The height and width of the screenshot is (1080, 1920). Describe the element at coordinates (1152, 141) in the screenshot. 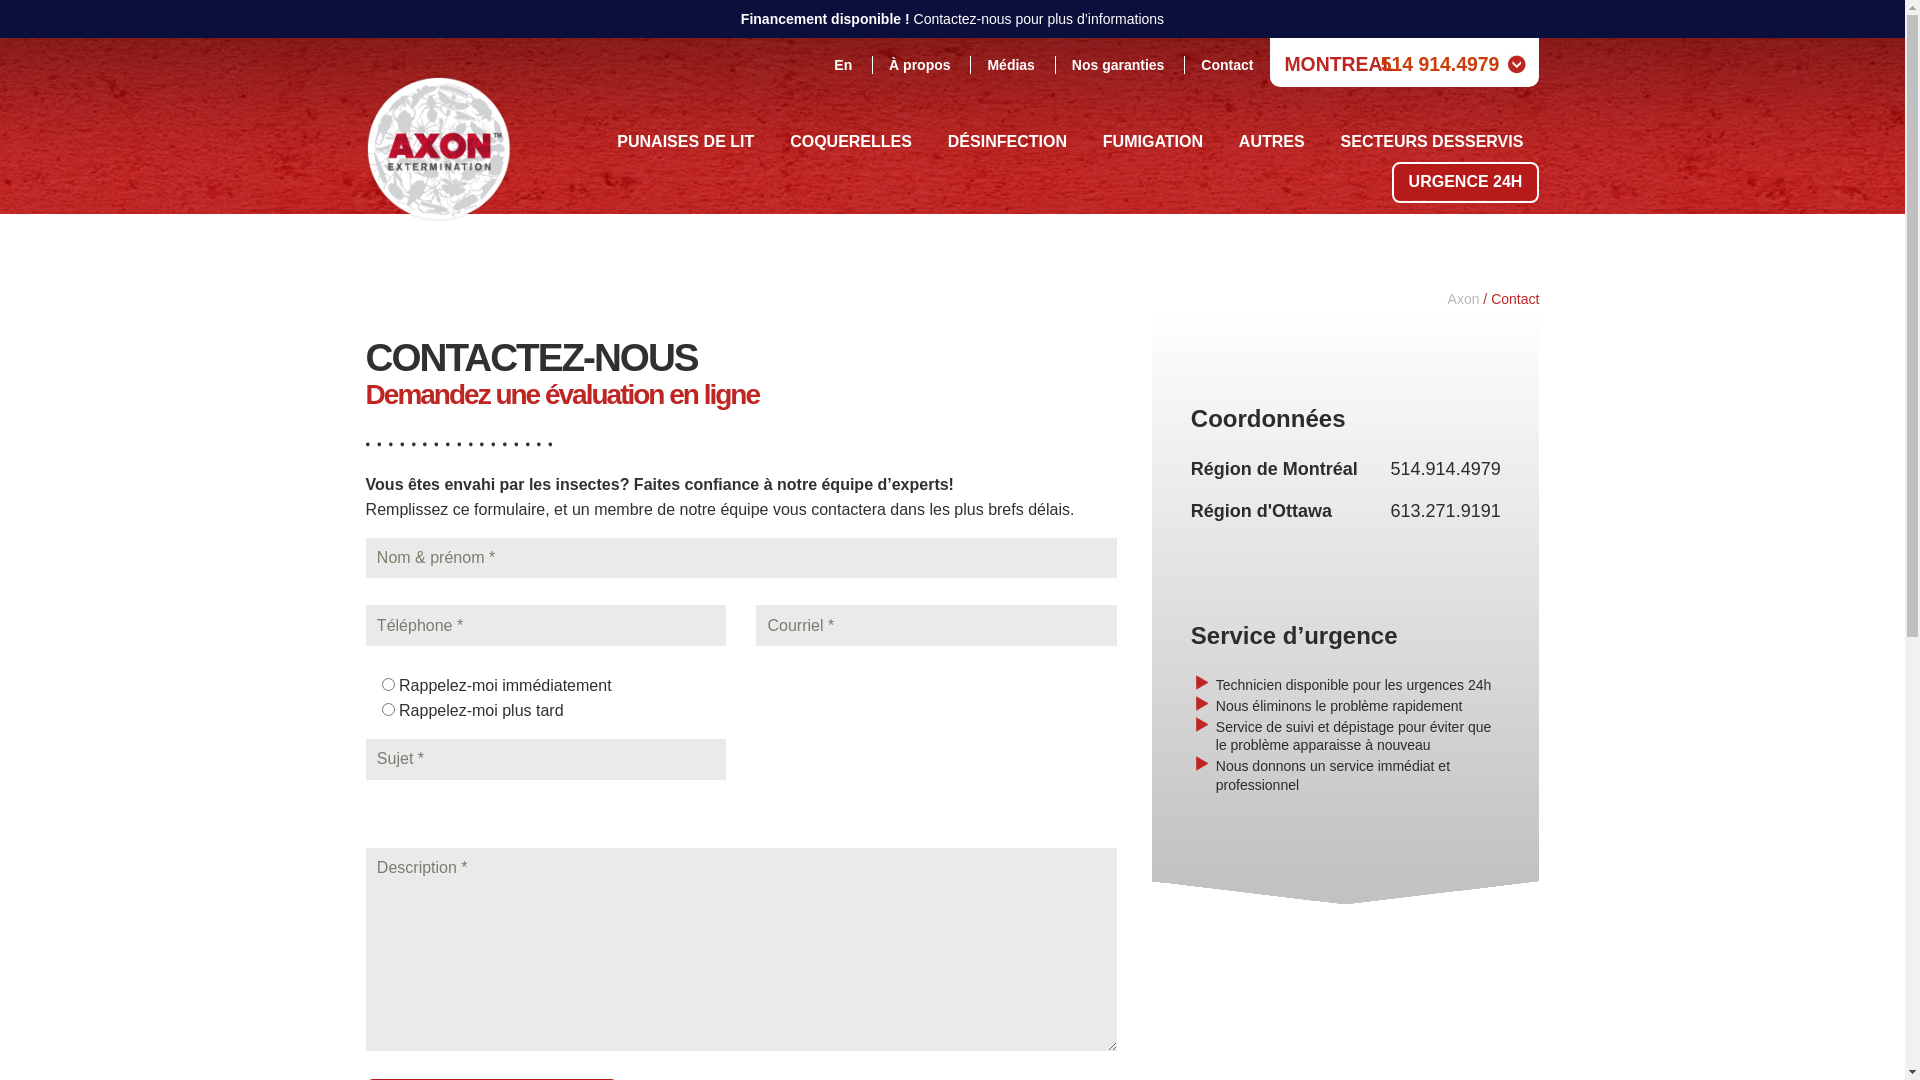

I see `'FUMIGATION'` at that location.